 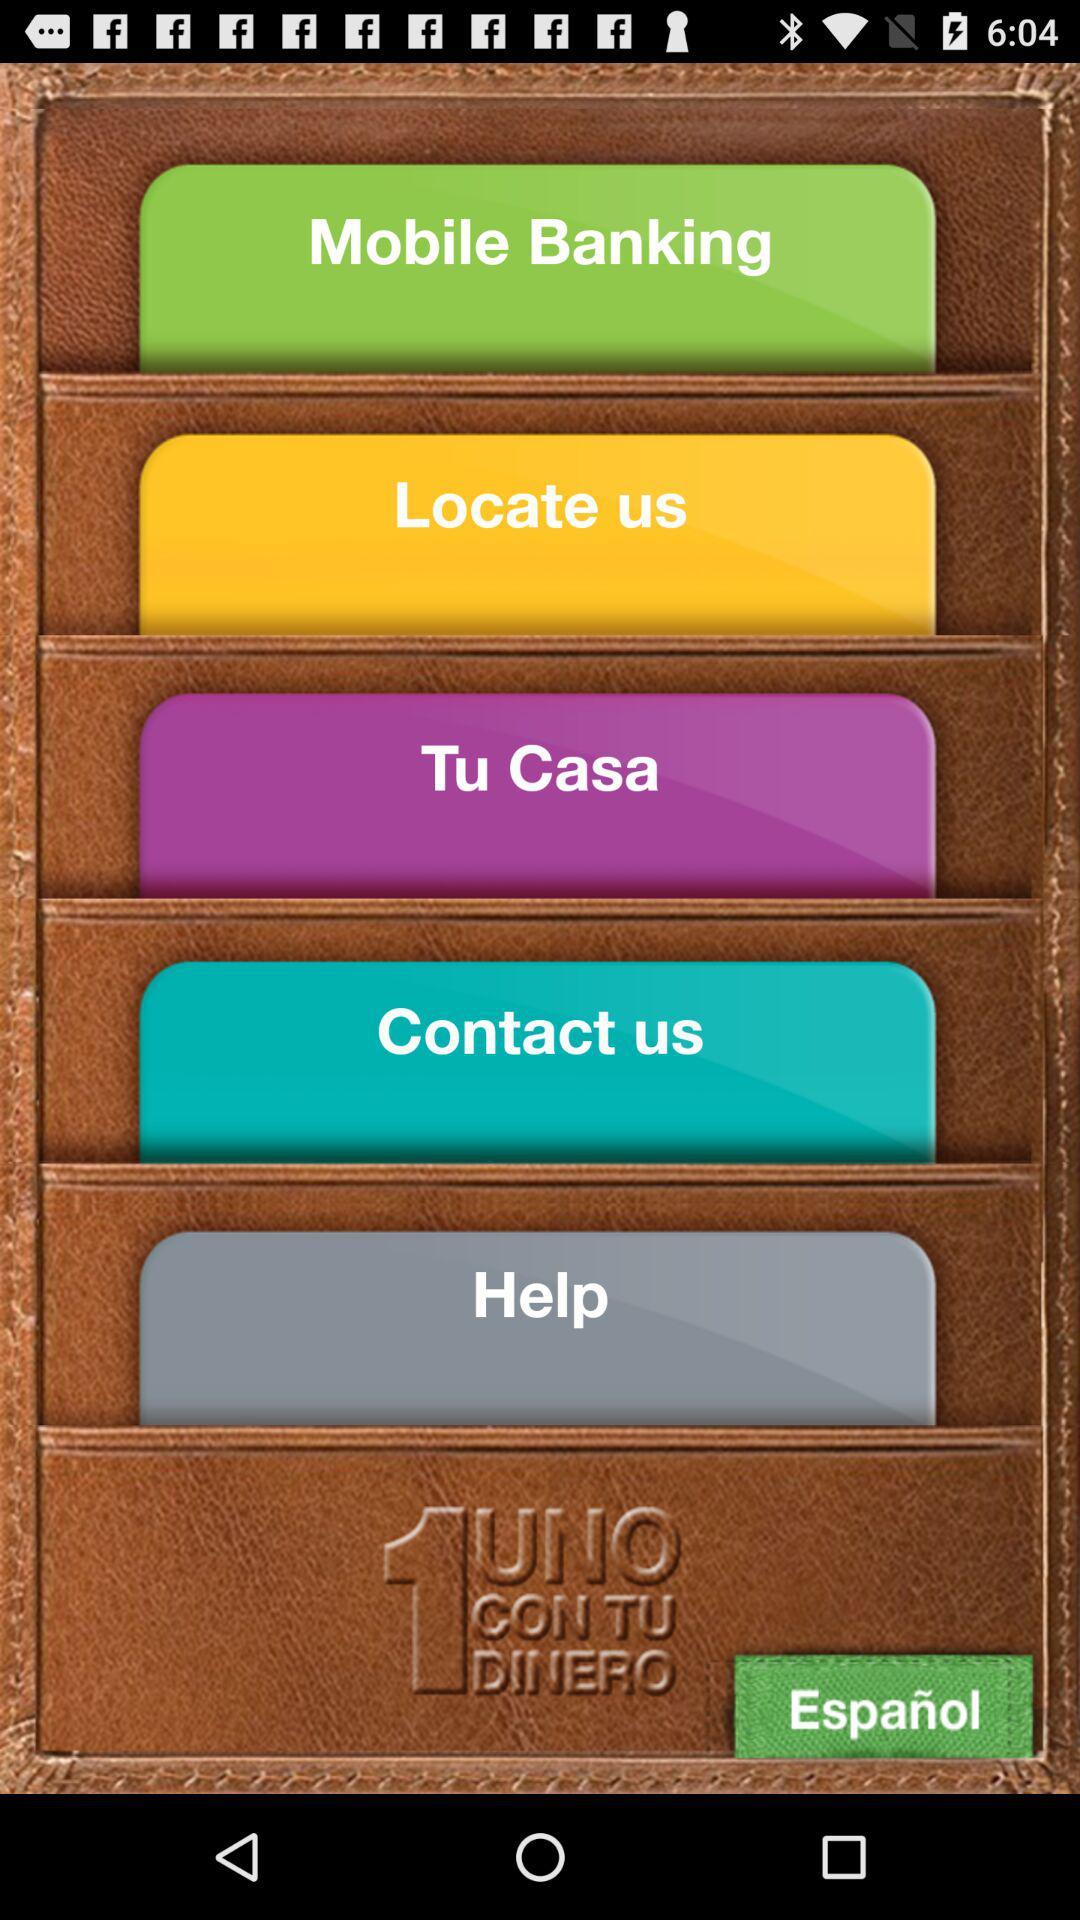 What do you see at coordinates (540, 240) in the screenshot?
I see `mobile banking` at bounding box center [540, 240].